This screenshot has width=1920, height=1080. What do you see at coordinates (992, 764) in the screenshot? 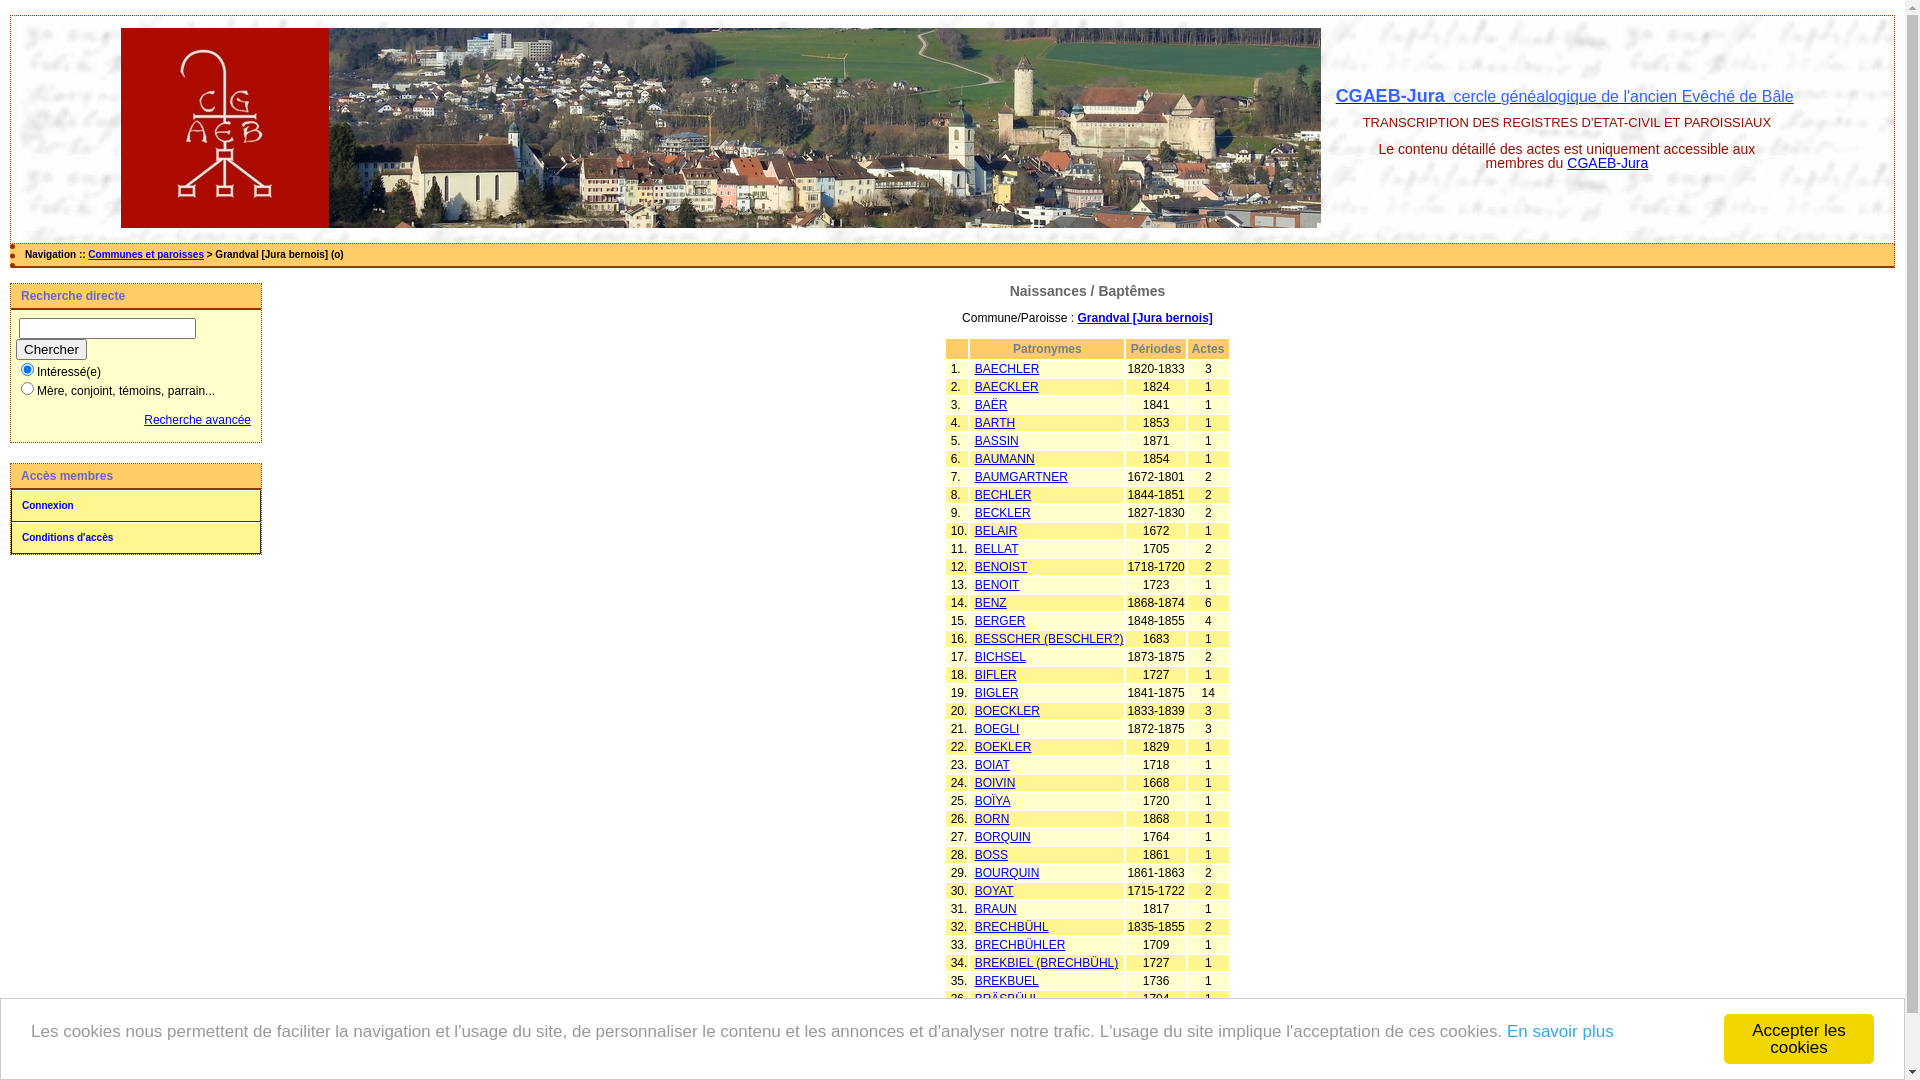
I see `'BOIAT'` at bounding box center [992, 764].